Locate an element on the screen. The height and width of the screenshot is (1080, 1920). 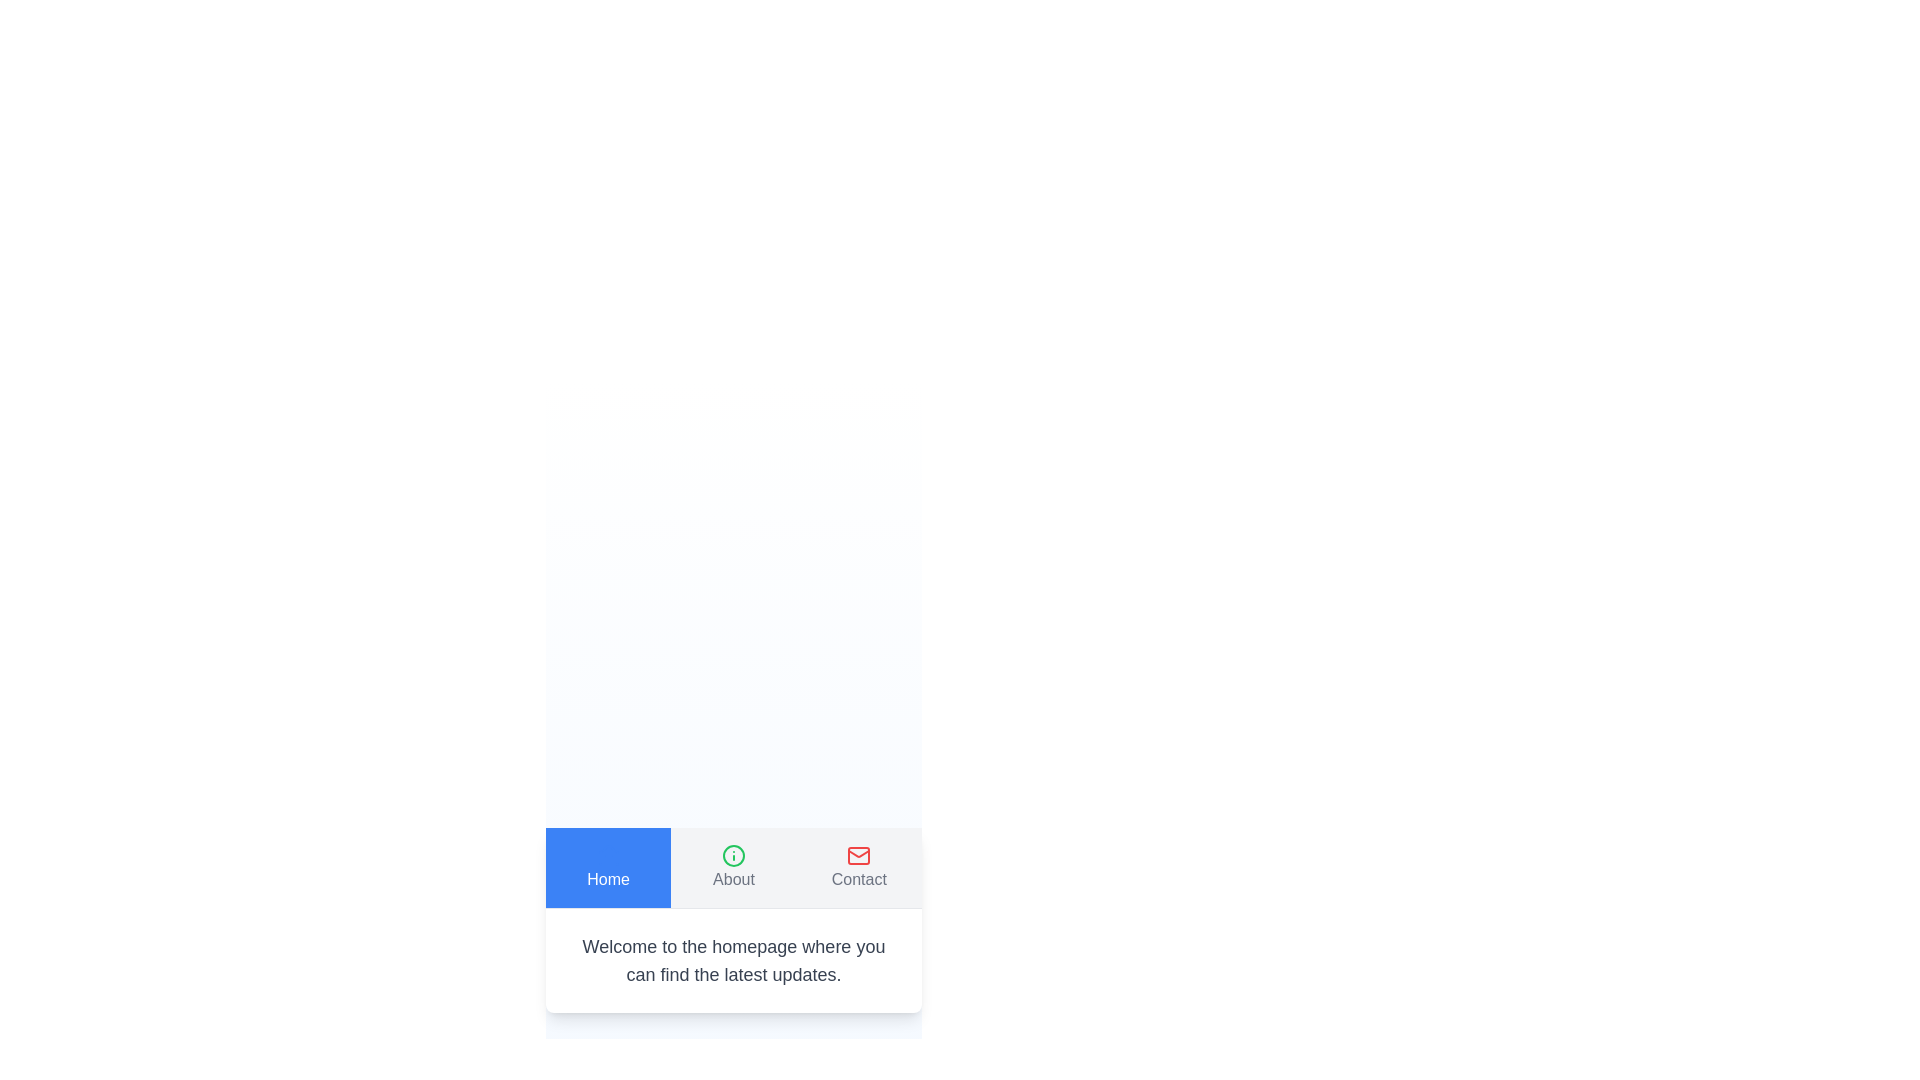
the Contact tab to view its content is located at coordinates (859, 866).